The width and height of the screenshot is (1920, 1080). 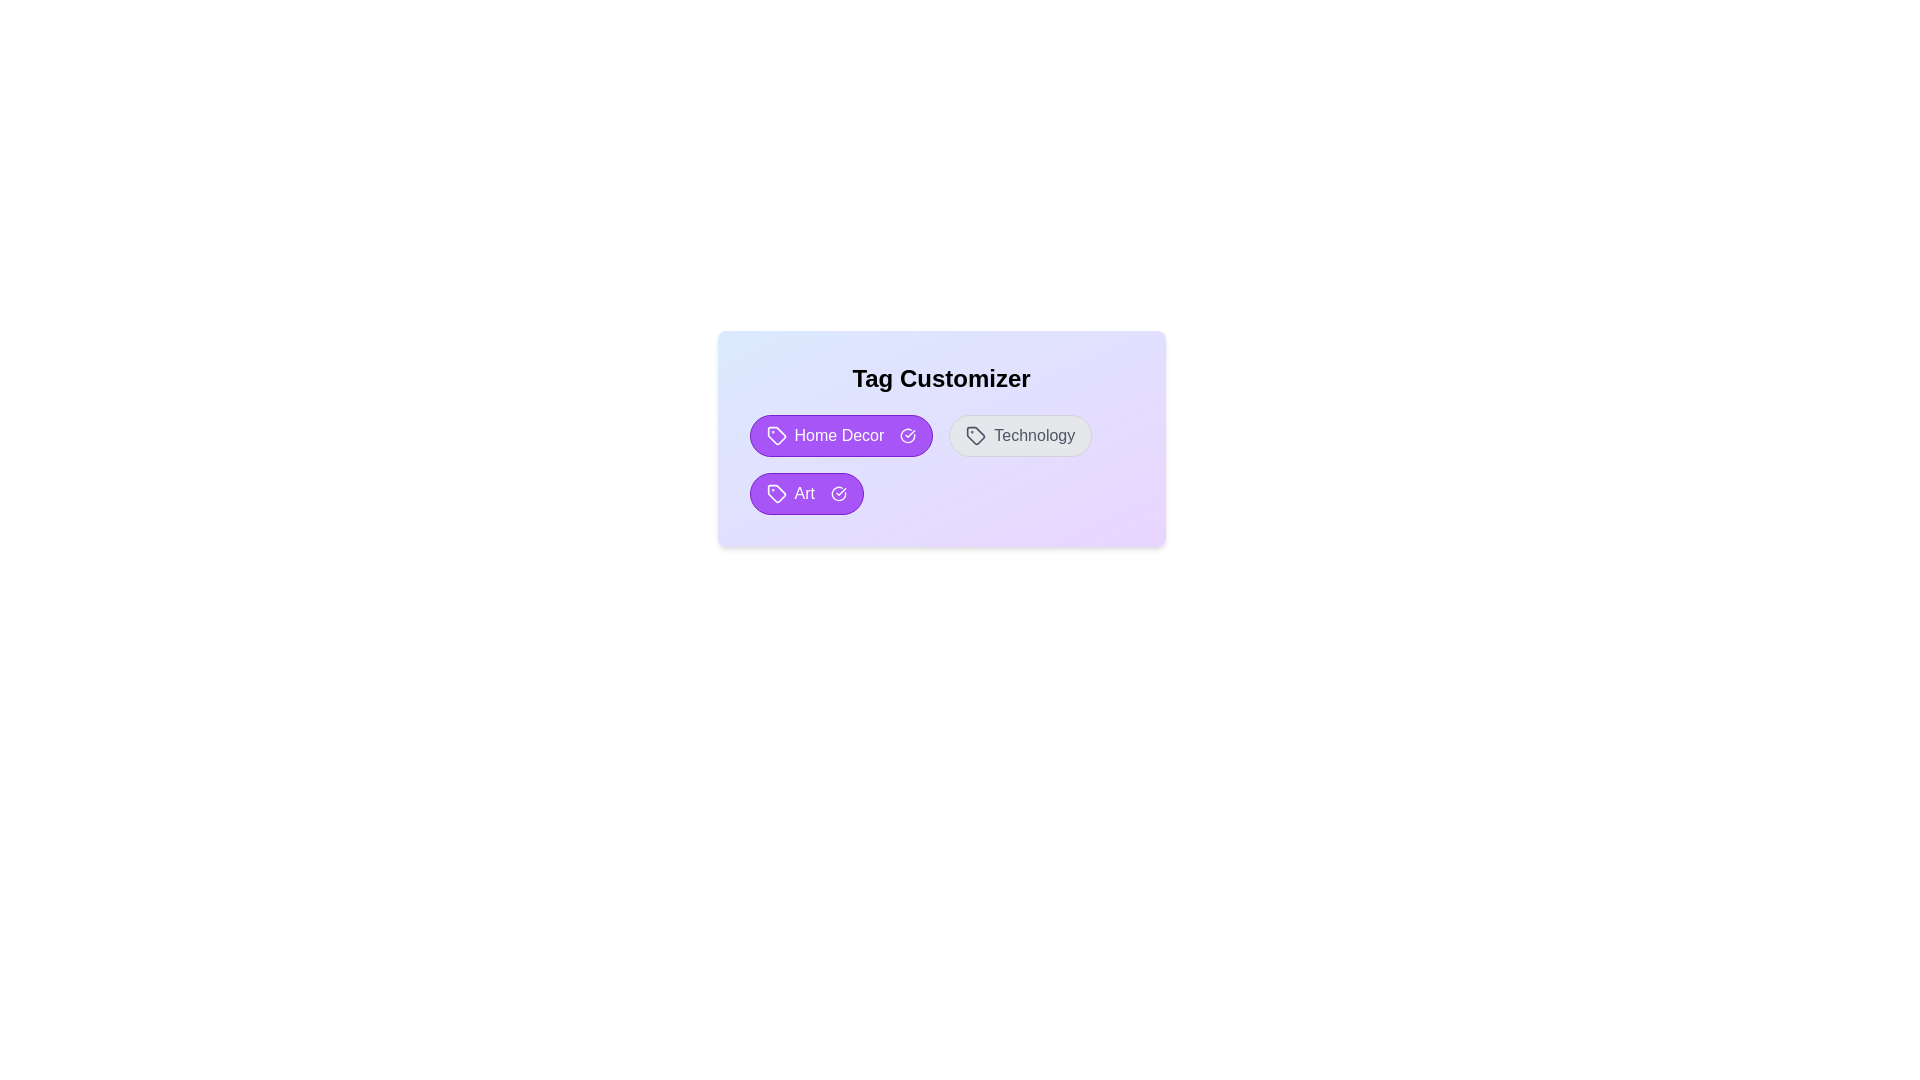 I want to click on the tag Home Decor by clicking on it, so click(x=841, y=434).